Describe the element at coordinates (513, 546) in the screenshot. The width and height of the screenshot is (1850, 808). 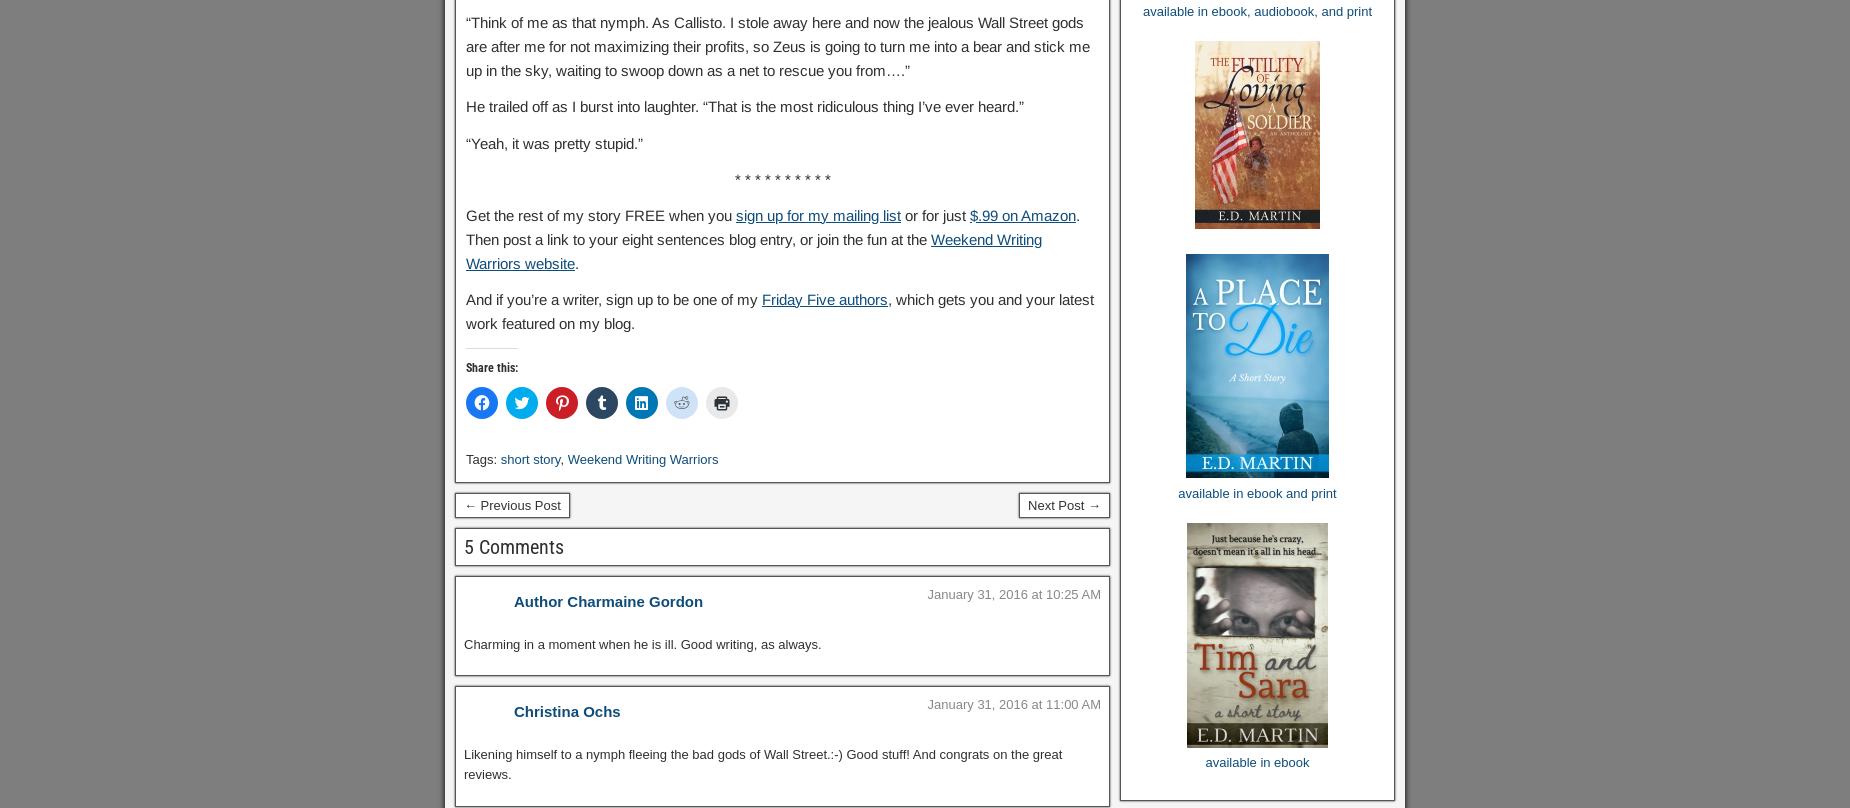
I see `'5 Comments'` at that location.